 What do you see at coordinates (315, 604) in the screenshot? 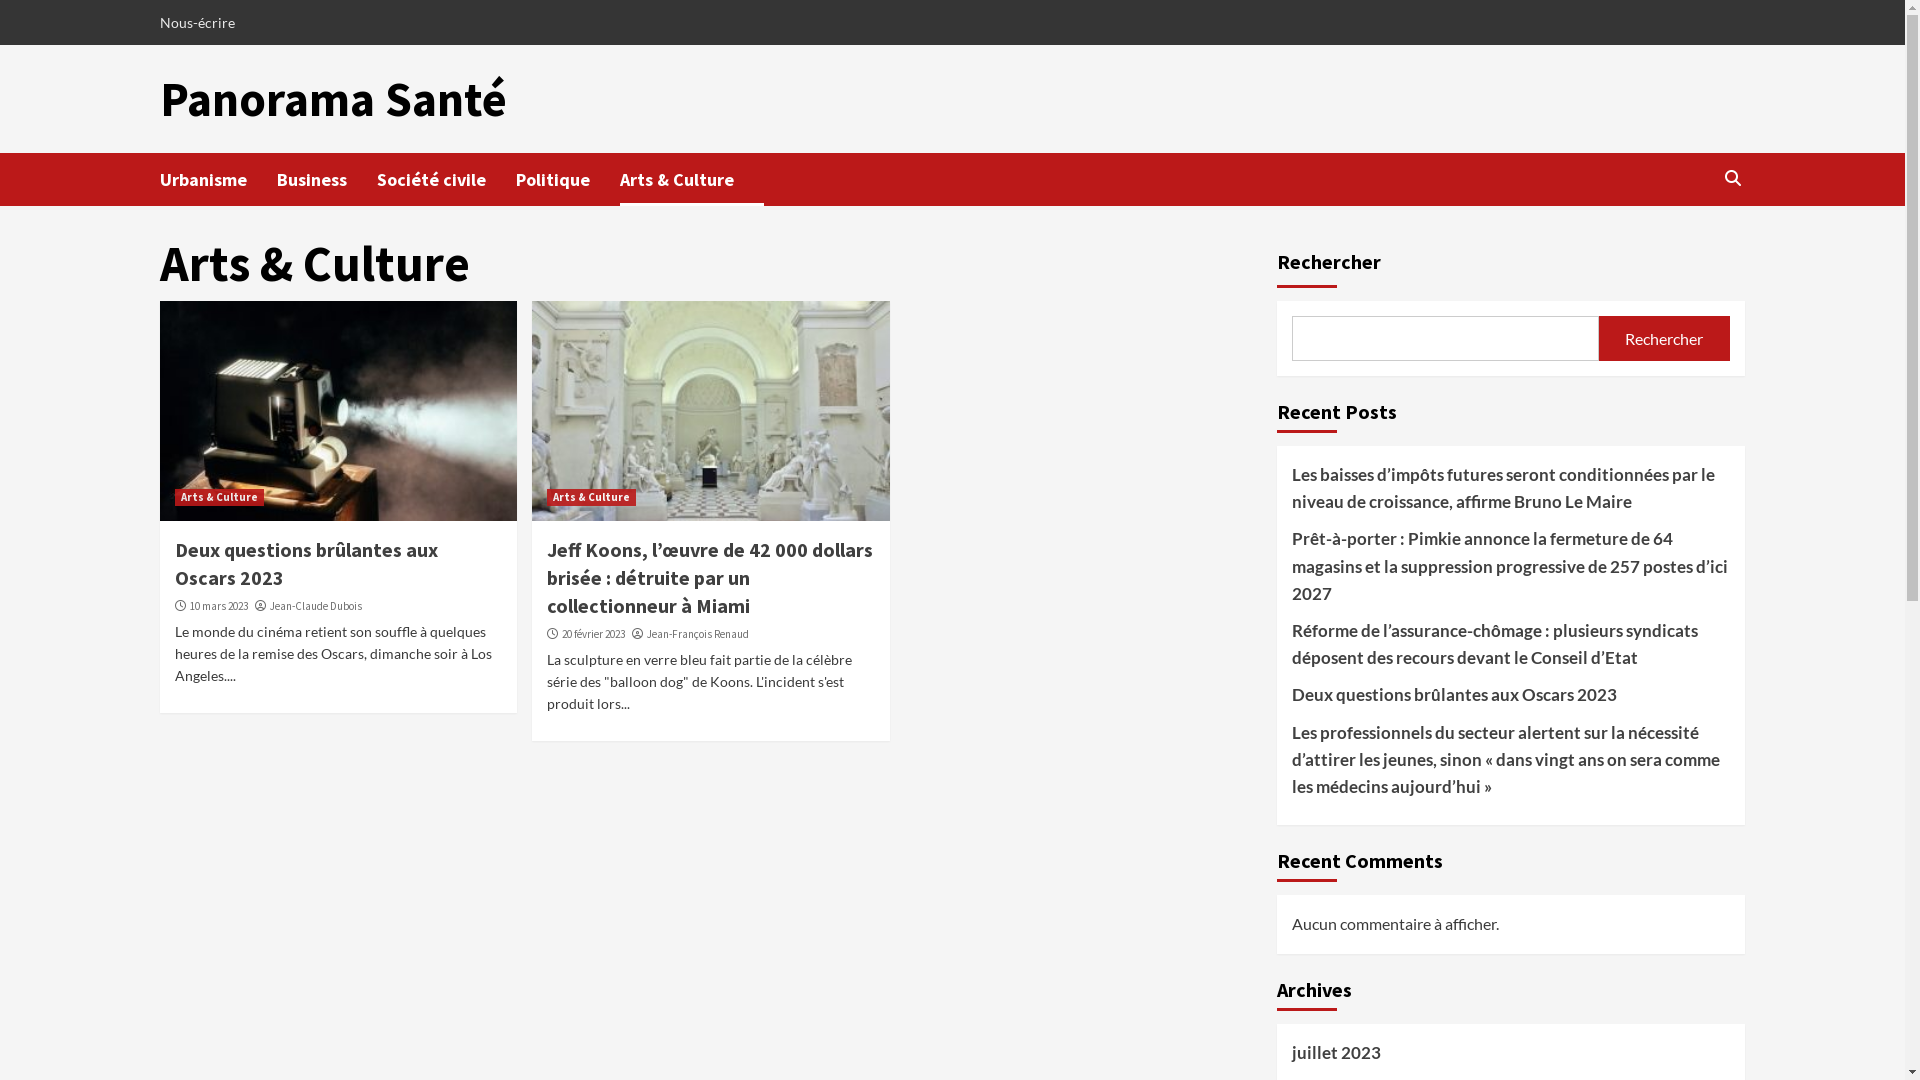
I see `'Jean-Claude Dubois'` at bounding box center [315, 604].